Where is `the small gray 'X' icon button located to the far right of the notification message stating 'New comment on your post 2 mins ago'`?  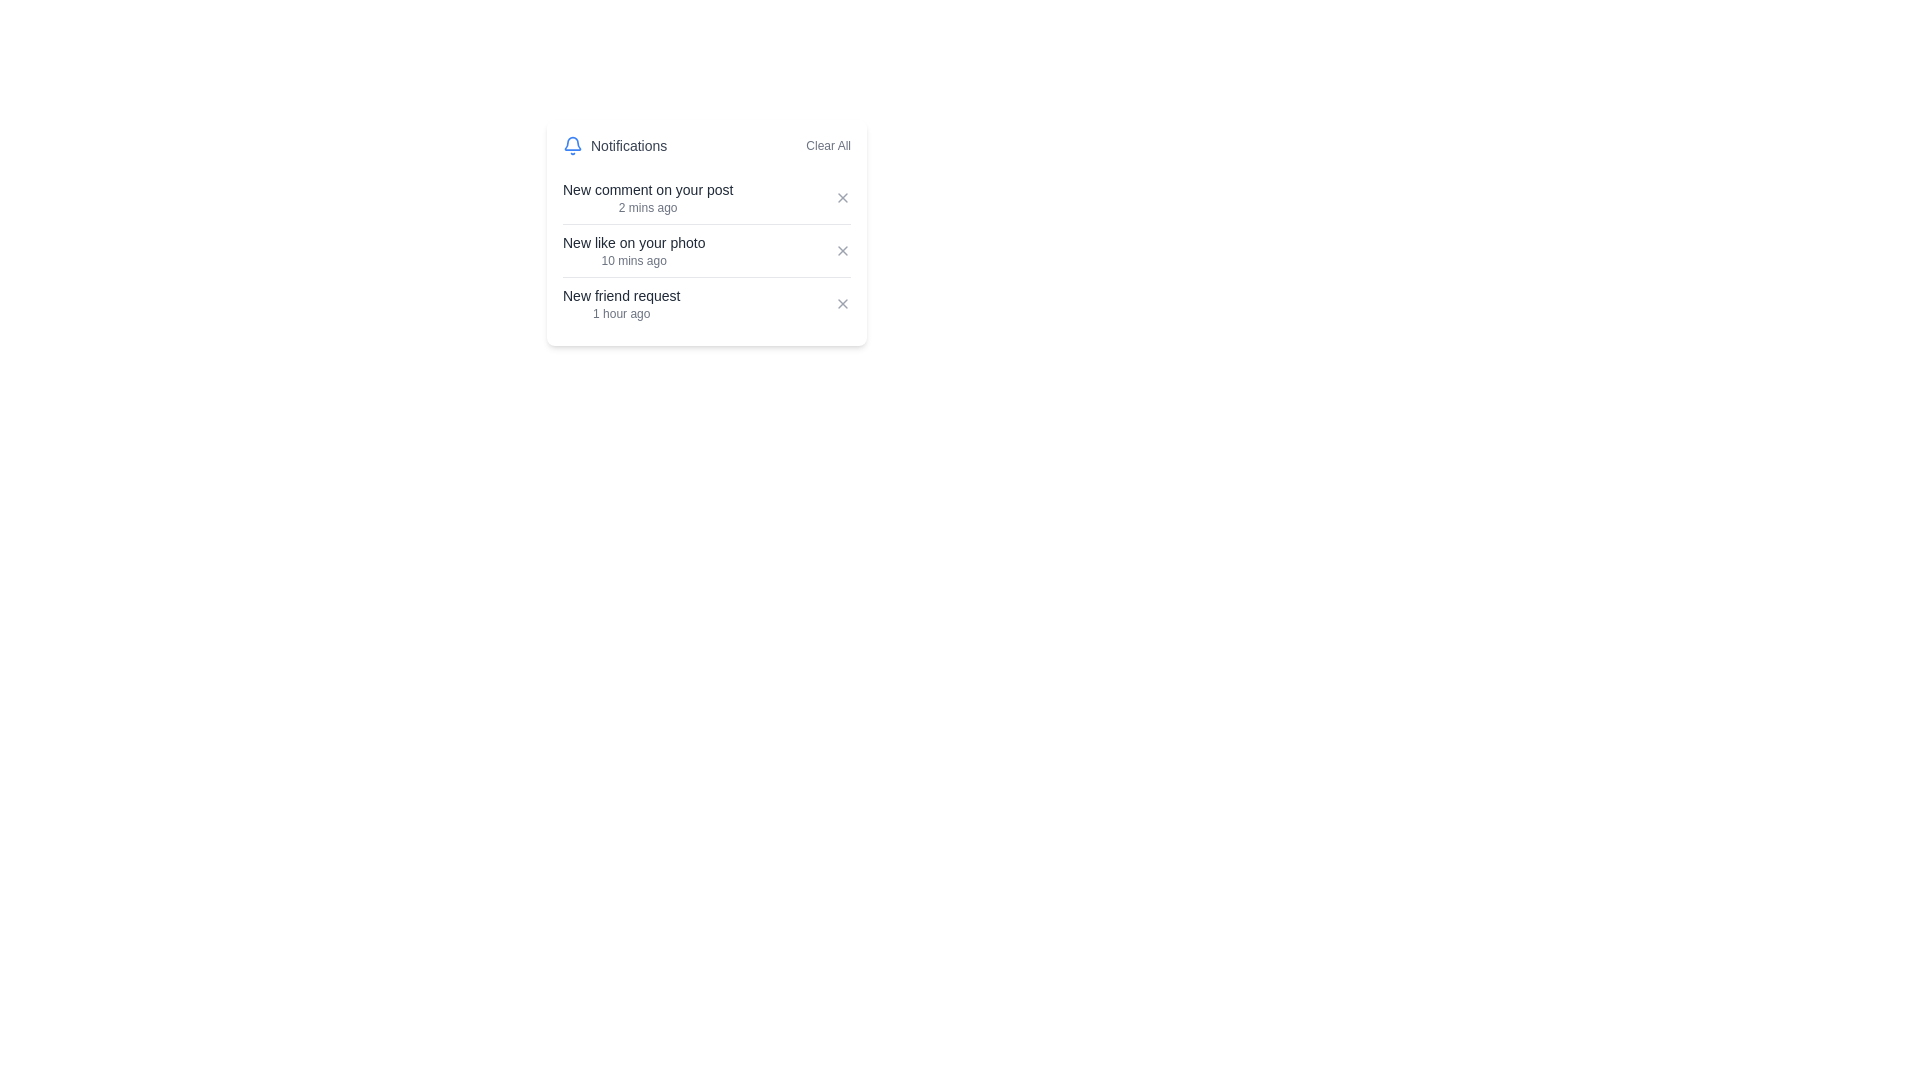 the small gray 'X' icon button located to the far right of the notification message stating 'New comment on your post 2 mins ago' is located at coordinates (843, 197).